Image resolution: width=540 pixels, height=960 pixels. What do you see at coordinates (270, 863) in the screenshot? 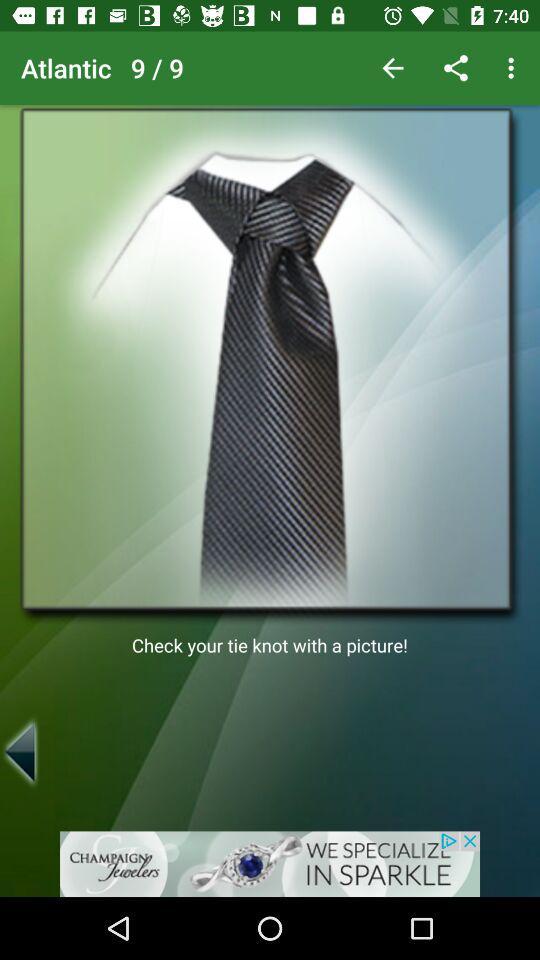
I see `show outside advertisement` at bounding box center [270, 863].